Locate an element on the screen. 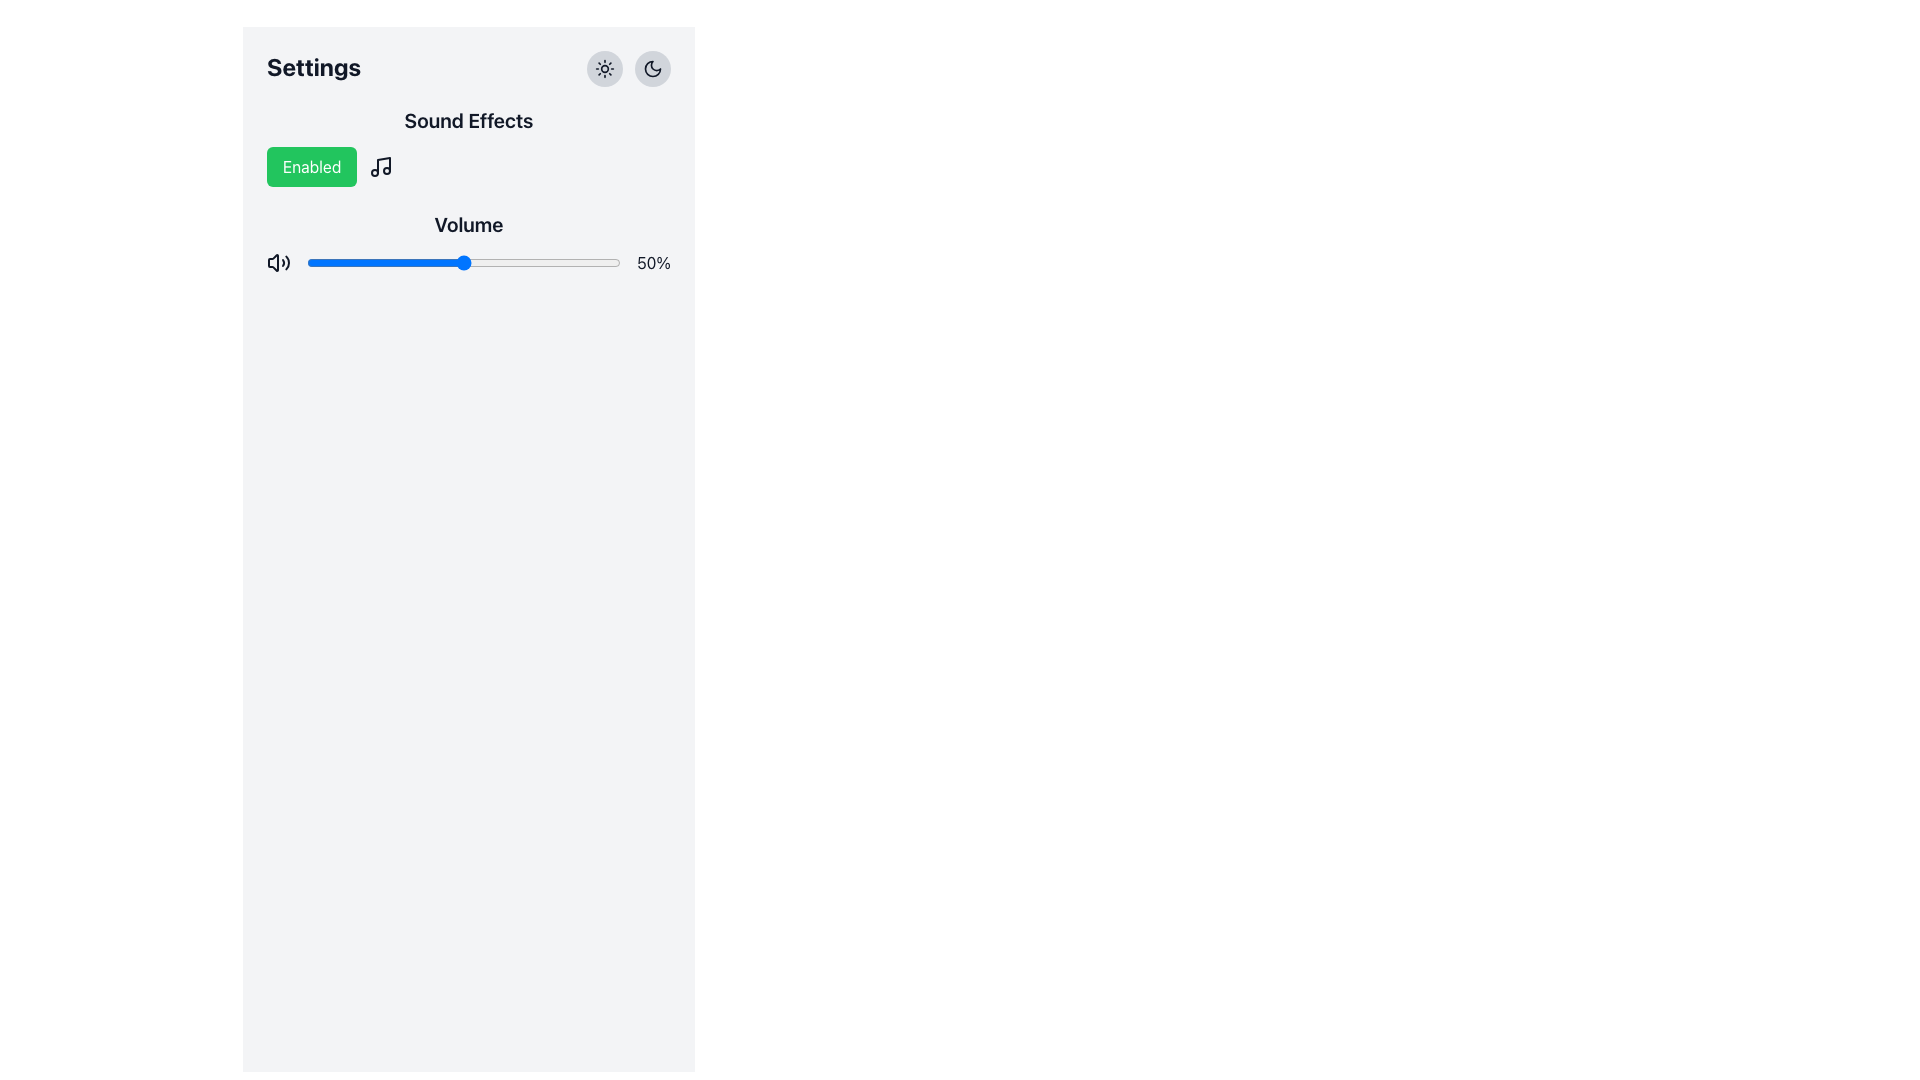 This screenshot has height=1080, width=1920. the sun-shaped icon located within a circular gray button in the top right corner of the settings interface is located at coordinates (603, 68).